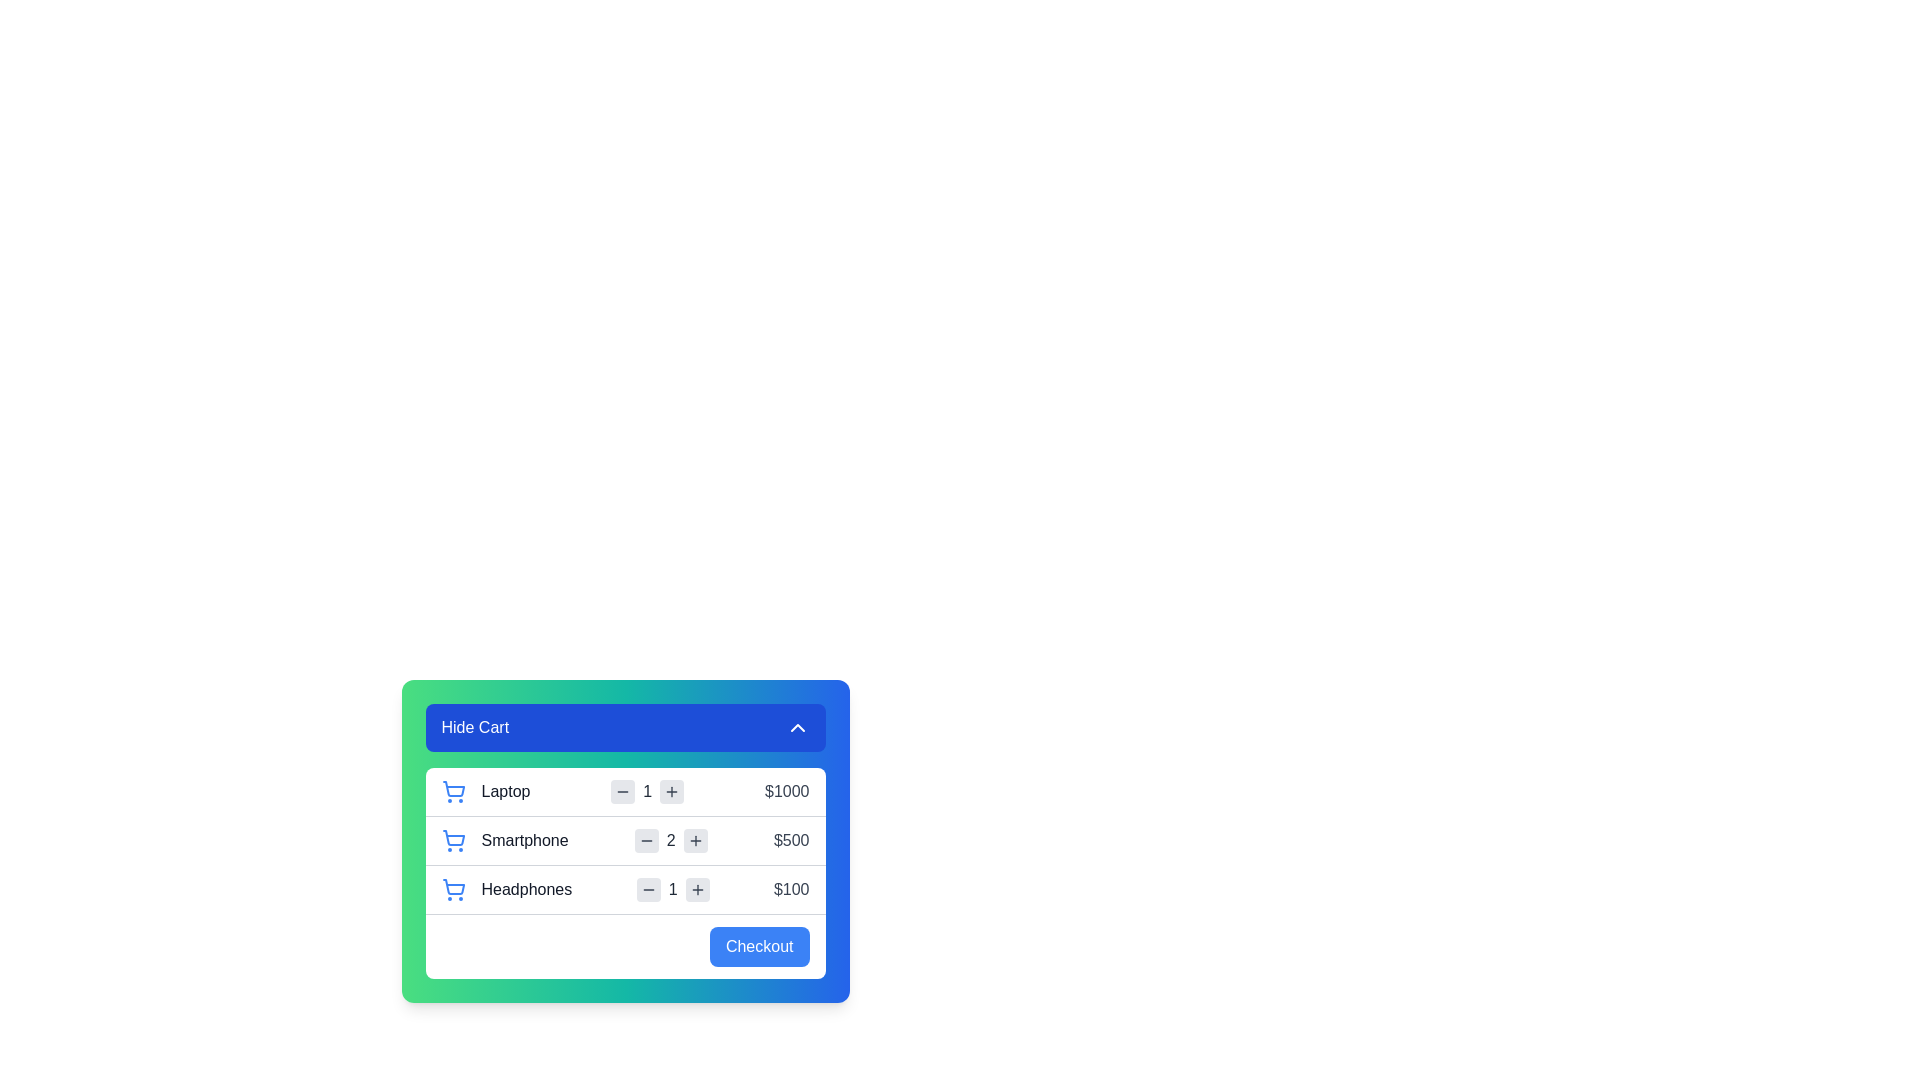 The height and width of the screenshot is (1080, 1920). Describe the element at coordinates (622, 790) in the screenshot. I see `the decrement button for the 'Laptop' item` at that location.